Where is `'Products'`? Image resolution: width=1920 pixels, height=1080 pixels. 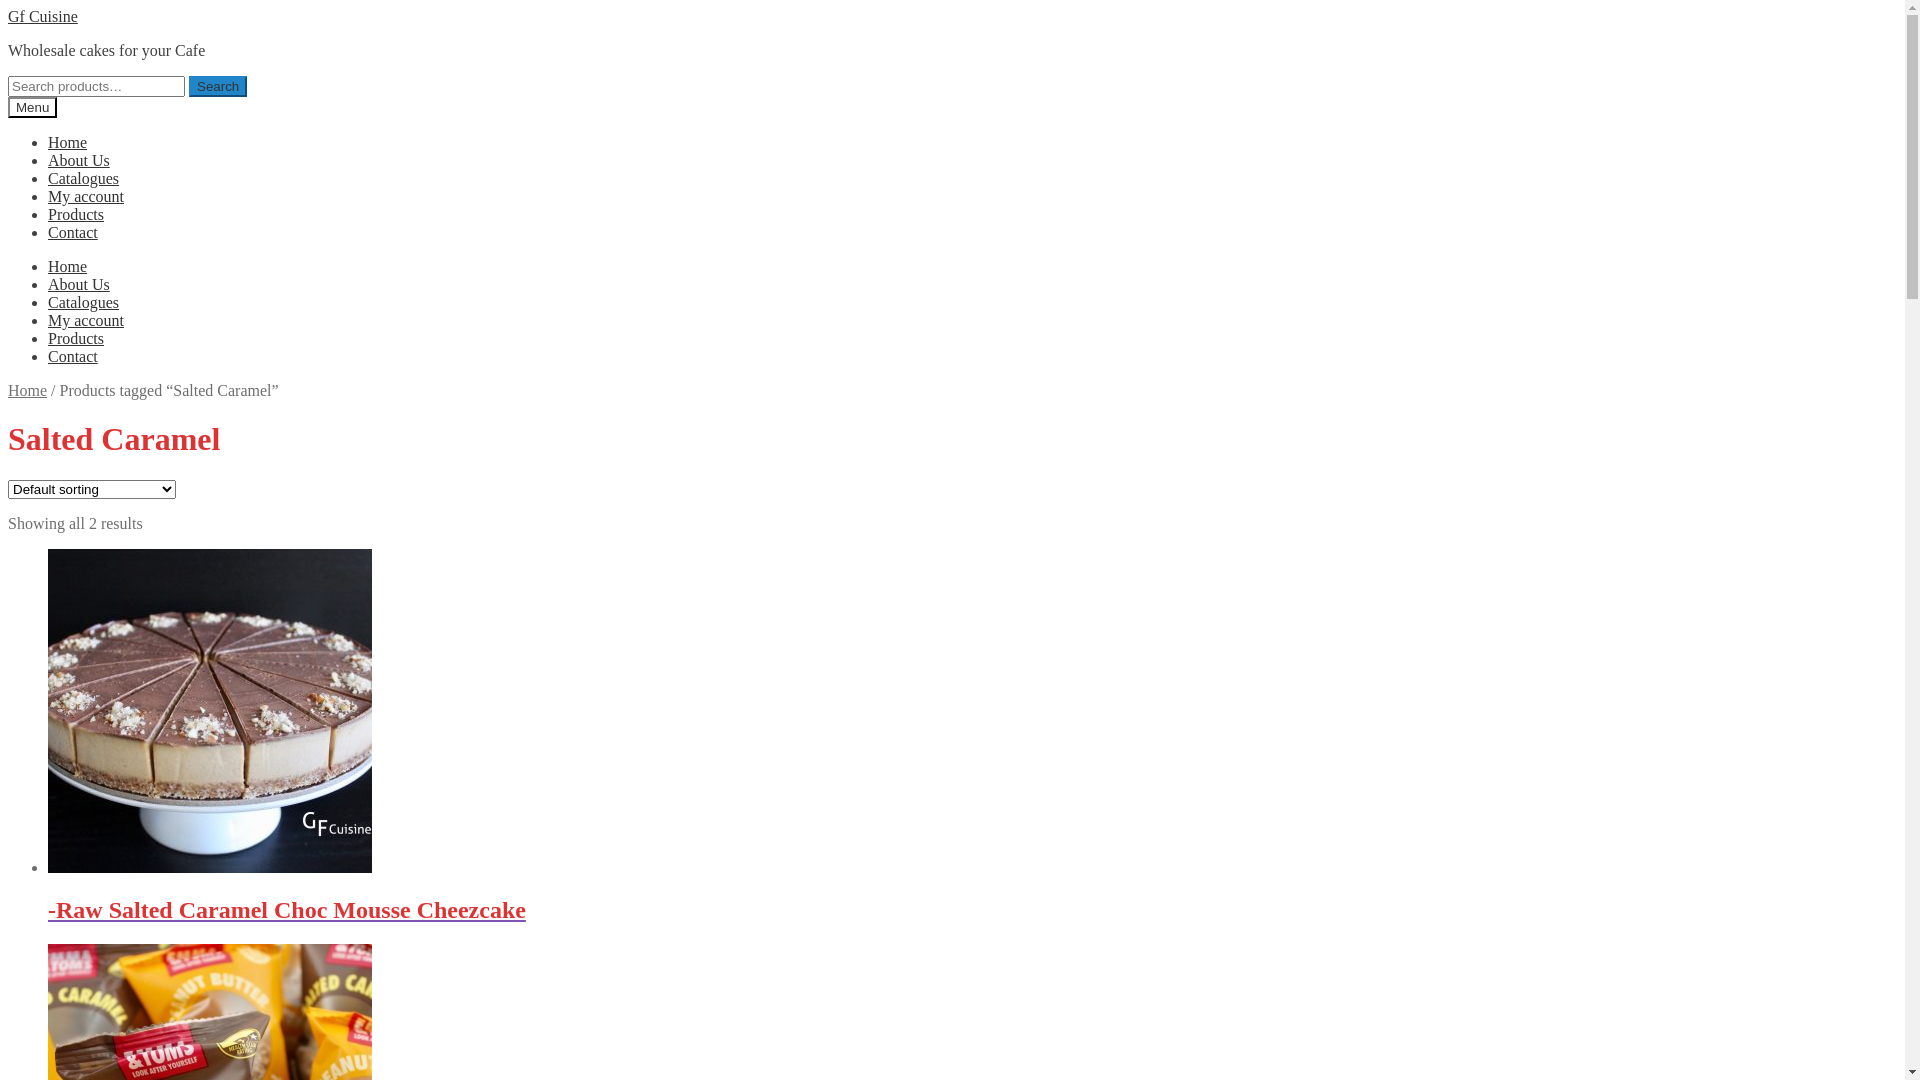 'Products' is located at coordinates (76, 337).